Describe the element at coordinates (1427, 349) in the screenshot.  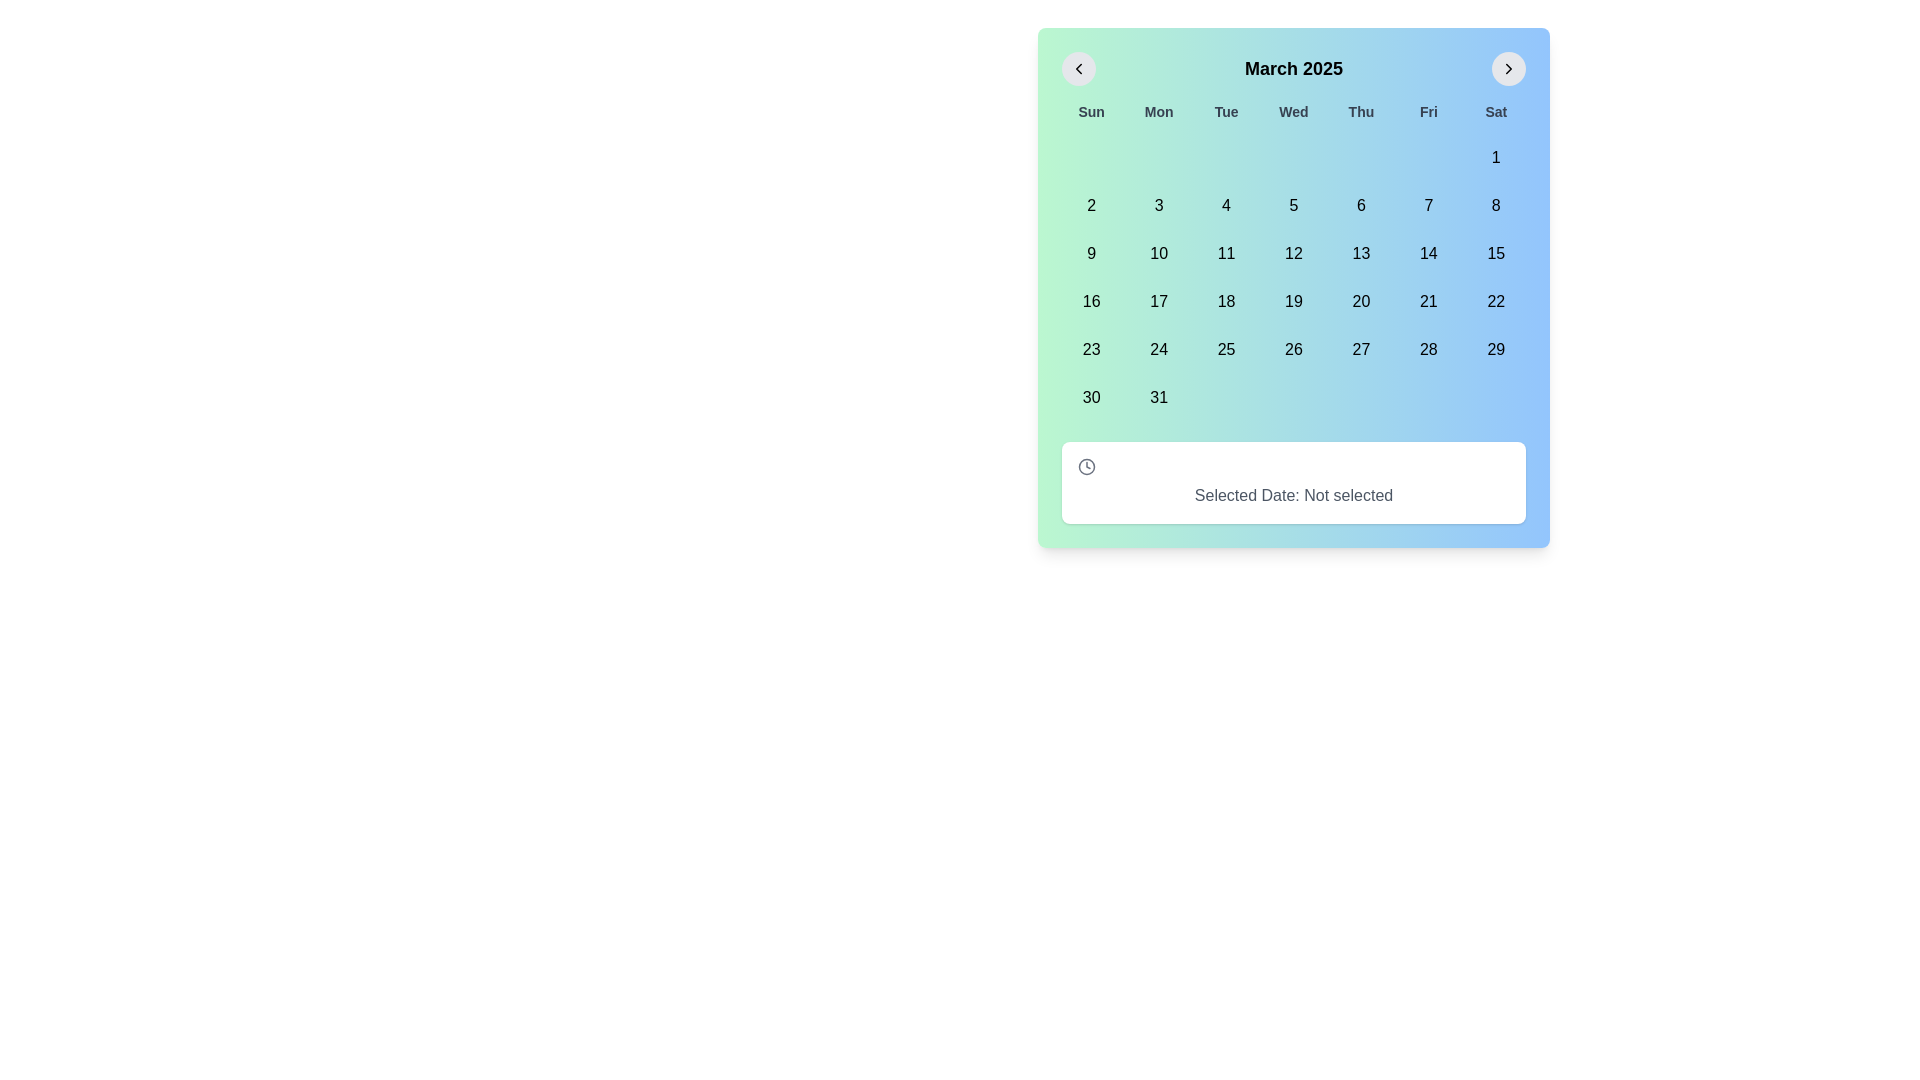
I see `the clickable calendar date button labeled '28'` at that location.